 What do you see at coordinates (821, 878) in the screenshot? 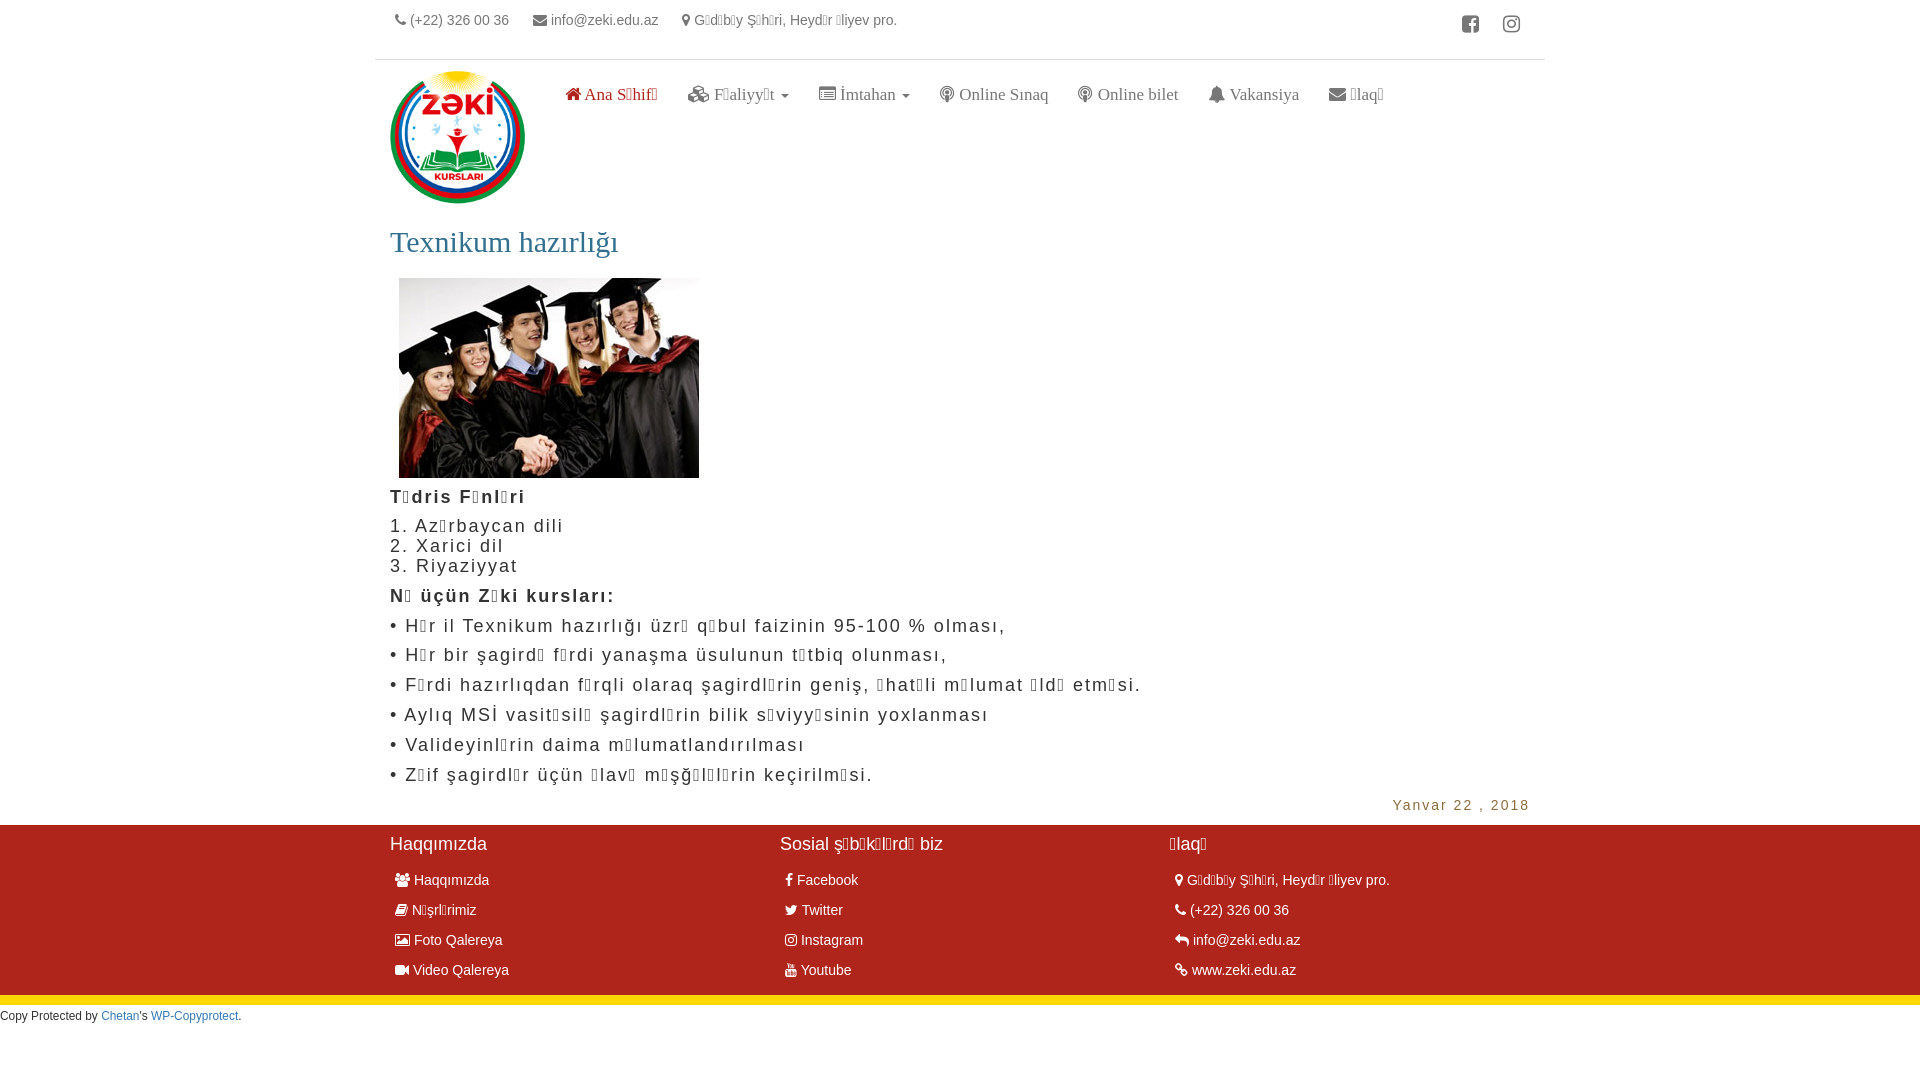
I see `'Facebook'` at bounding box center [821, 878].